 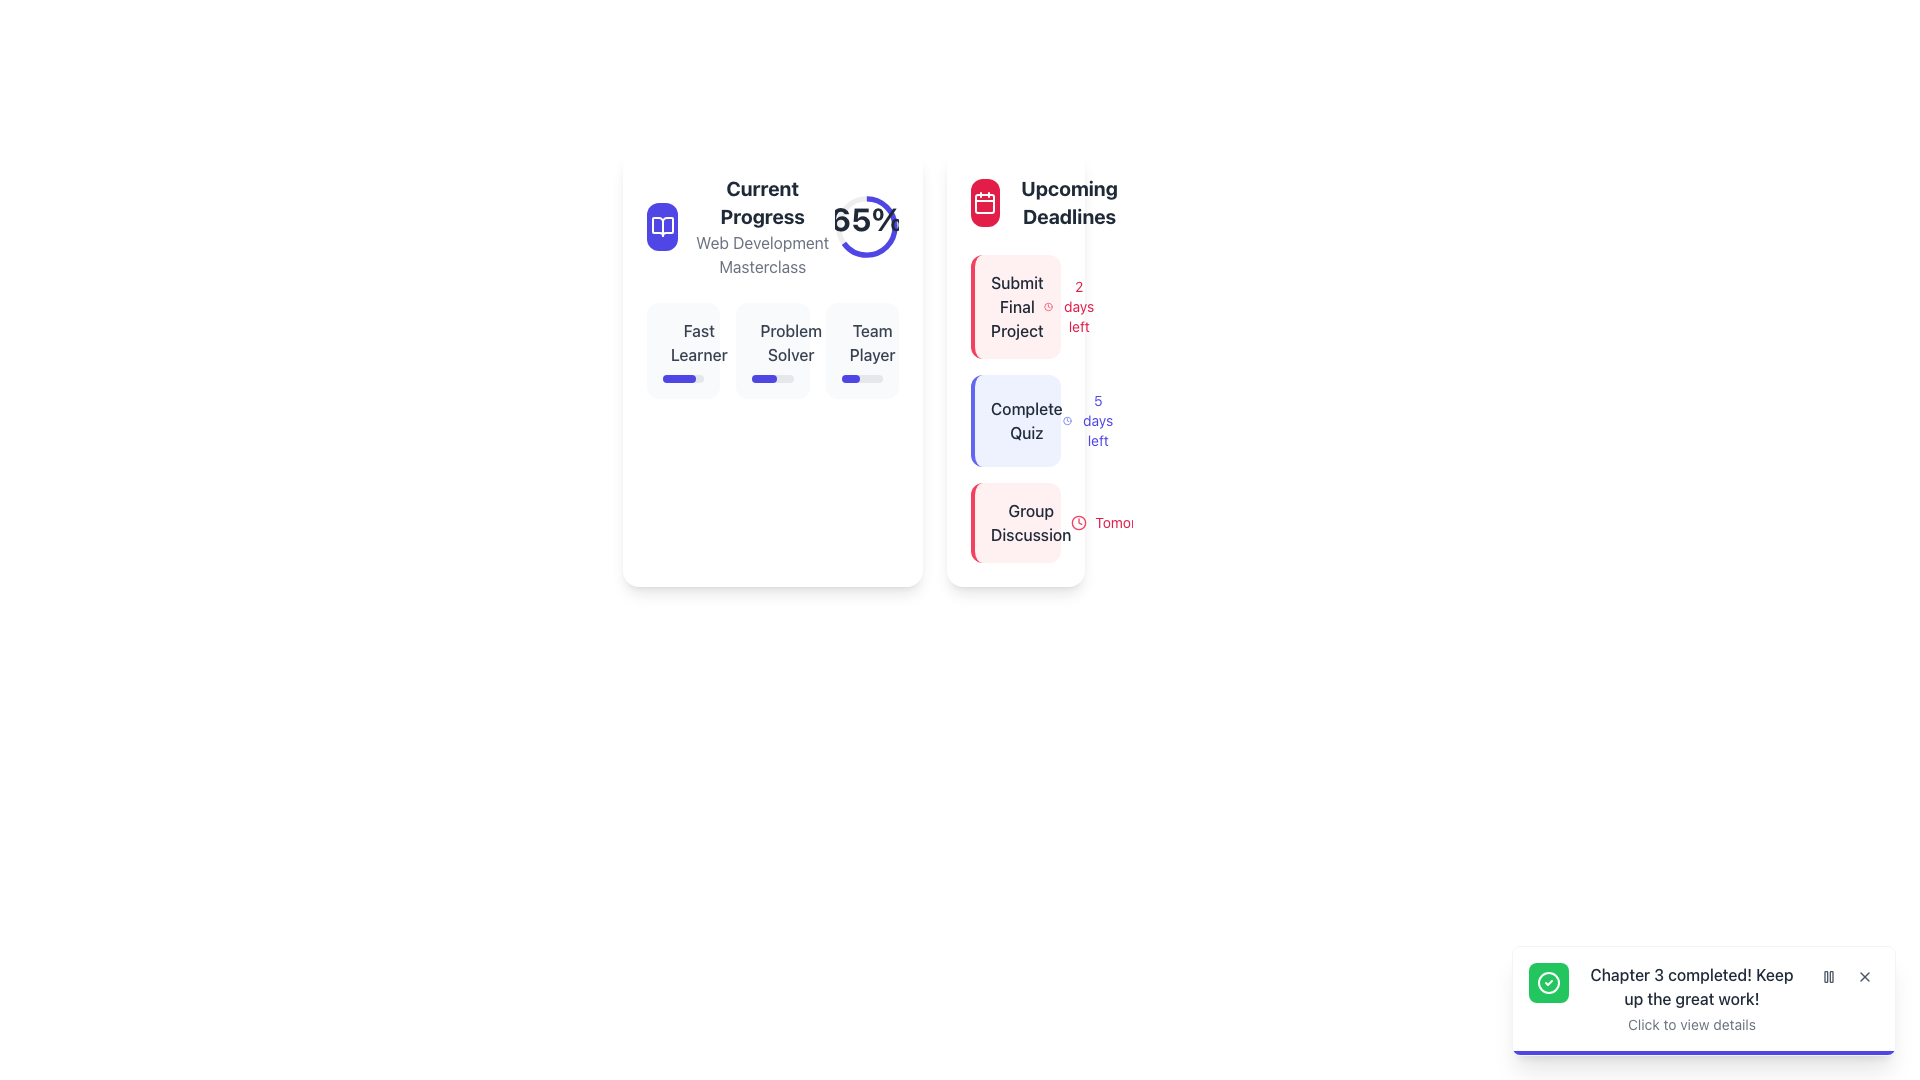 What do you see at coordinates (1703, 1052) in the screenshot?
I see `the thin, horizontal progress bar located at the bottom of the notification card that indicates progression from left to right` at bounding box center [1703, 1052].